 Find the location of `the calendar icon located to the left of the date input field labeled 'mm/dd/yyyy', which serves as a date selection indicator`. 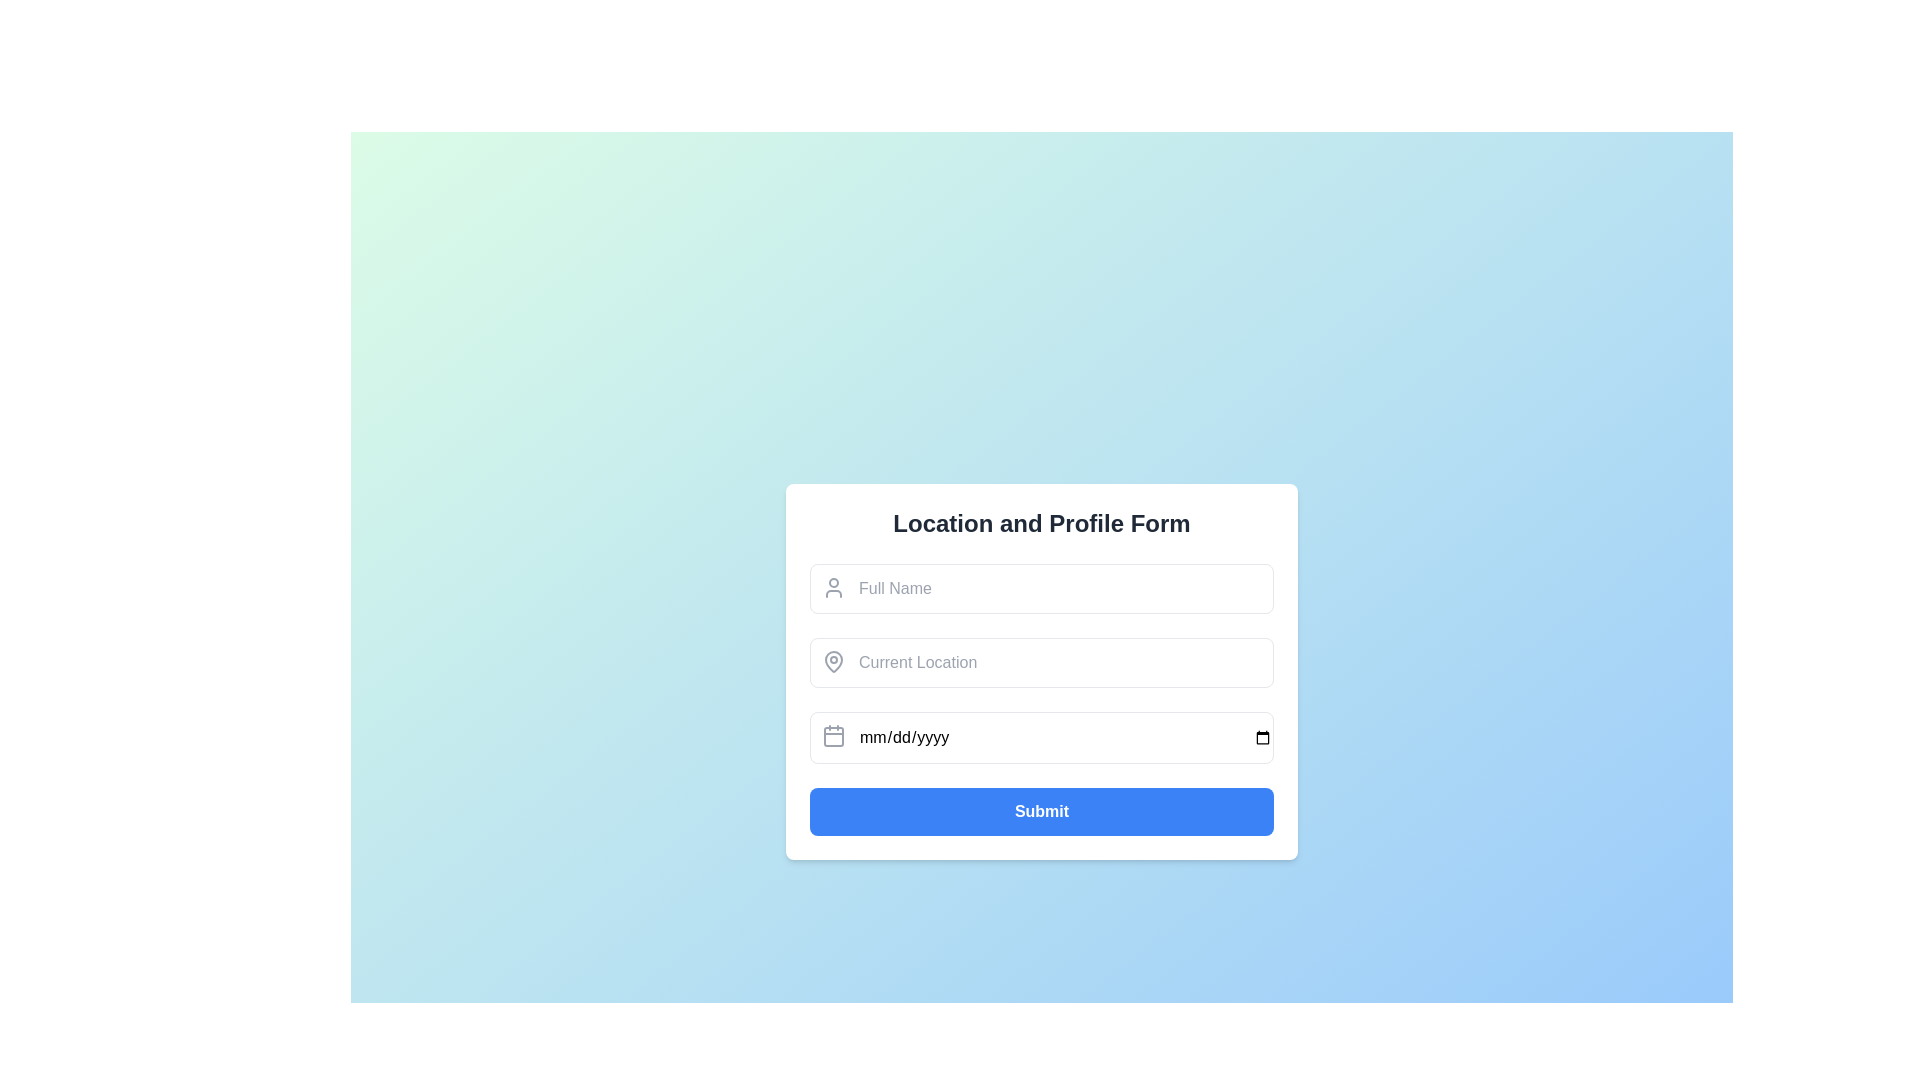

the calendar icon located to the left of the date input field labeled 'mm/dd/yyyy', which serves as a date selection indicator is located at coordinates (834, 736).